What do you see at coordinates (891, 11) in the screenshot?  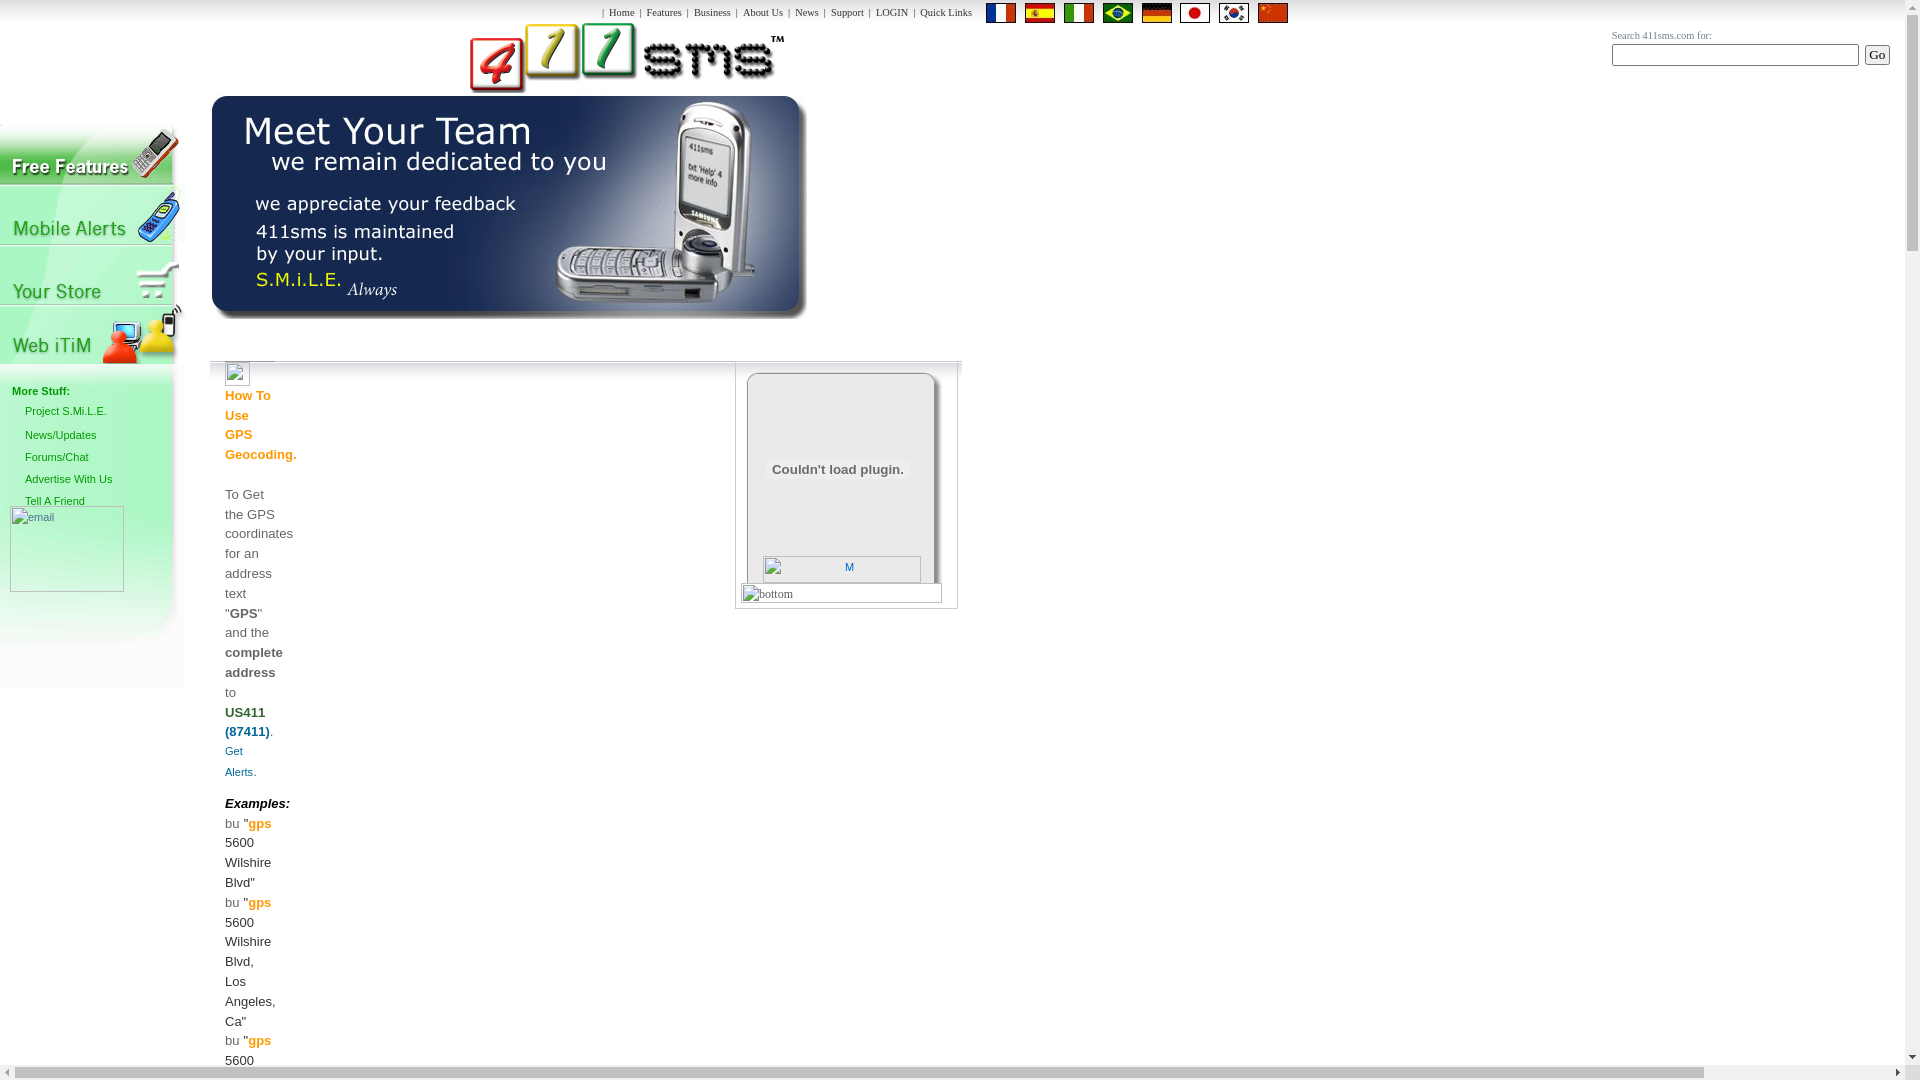 I see `'LOGIN'` at bounding box center [891, 11].